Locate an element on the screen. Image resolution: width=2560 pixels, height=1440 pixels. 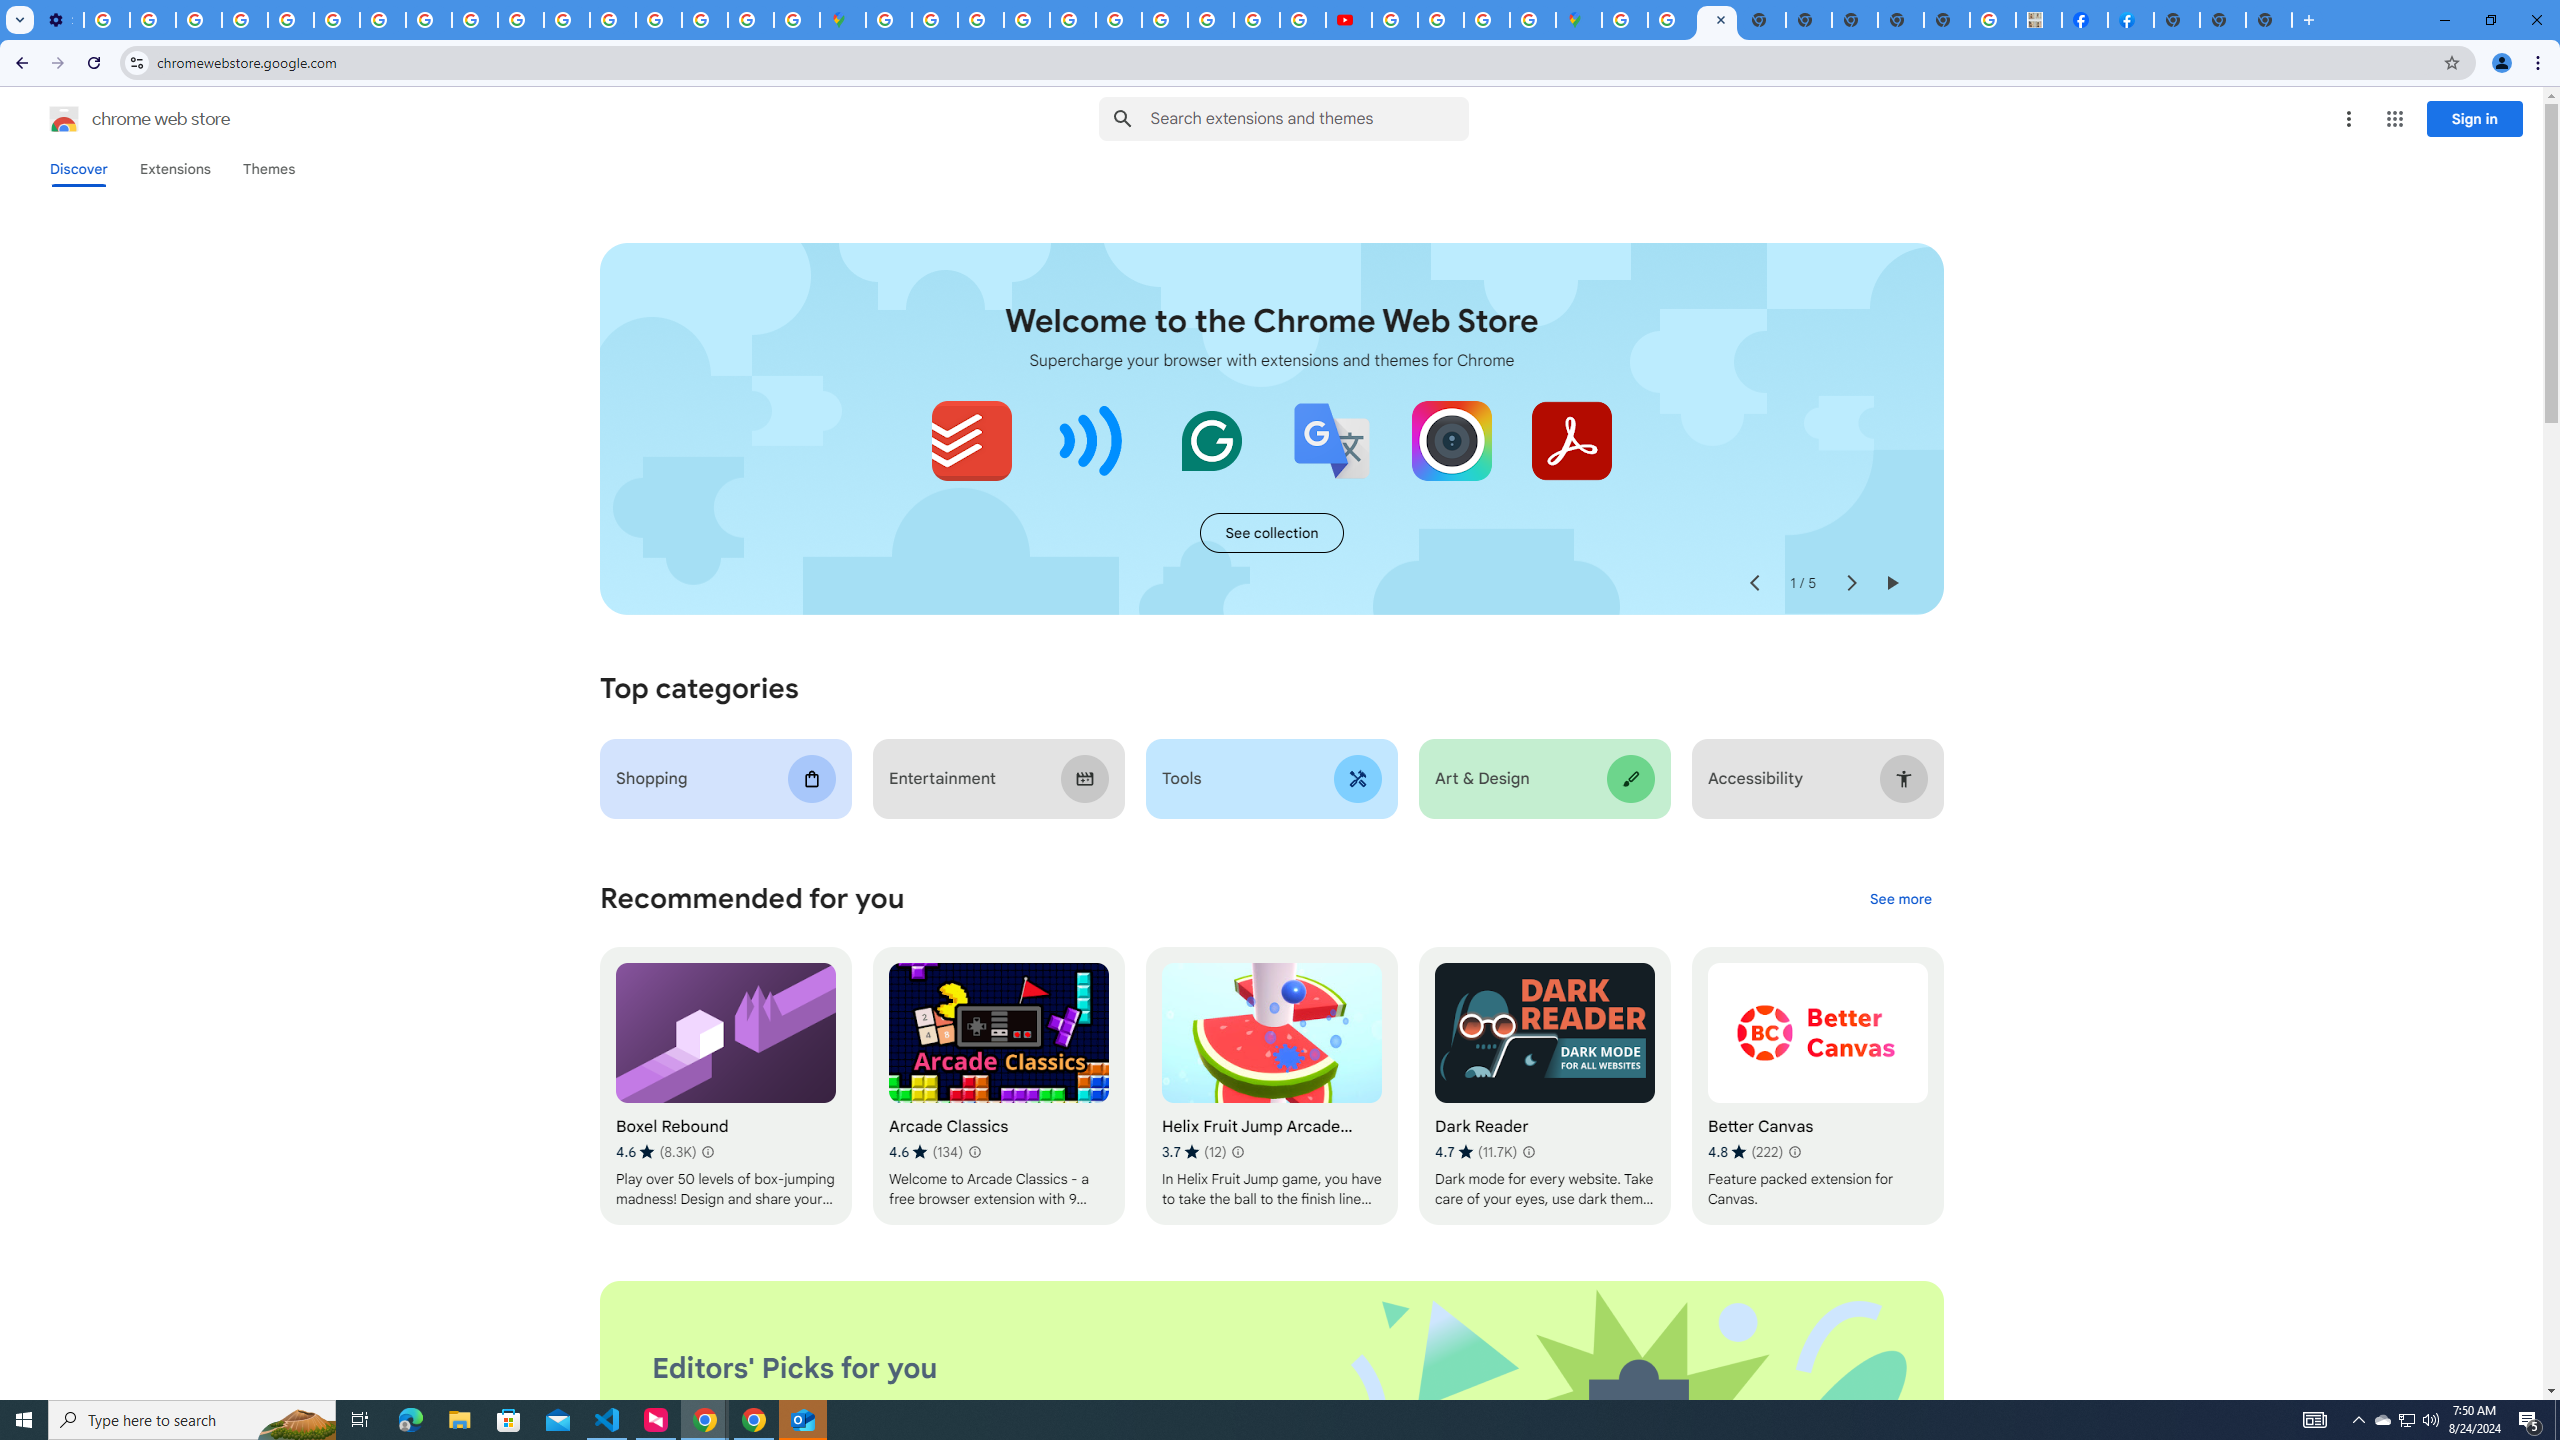
'Search input' is located at coordinates (1308, 118).